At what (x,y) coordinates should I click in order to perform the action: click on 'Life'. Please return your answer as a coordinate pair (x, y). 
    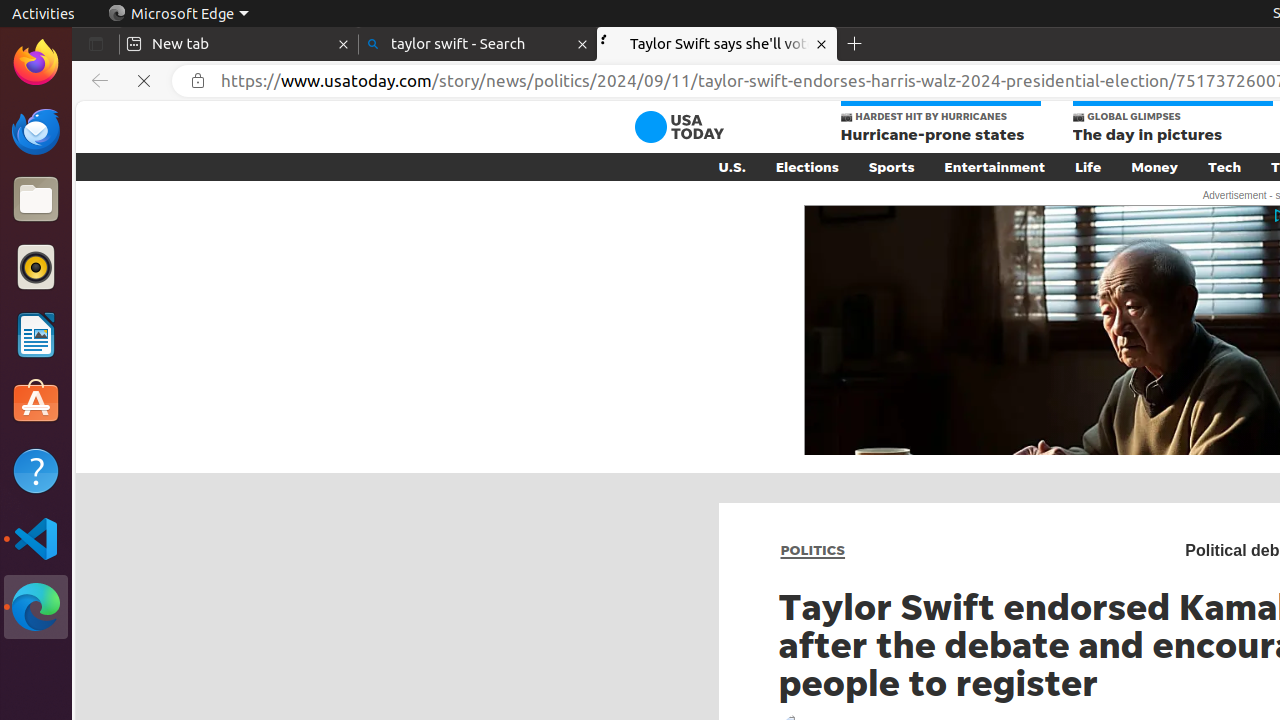
    Looking at the image, I should click on (1087, 165).